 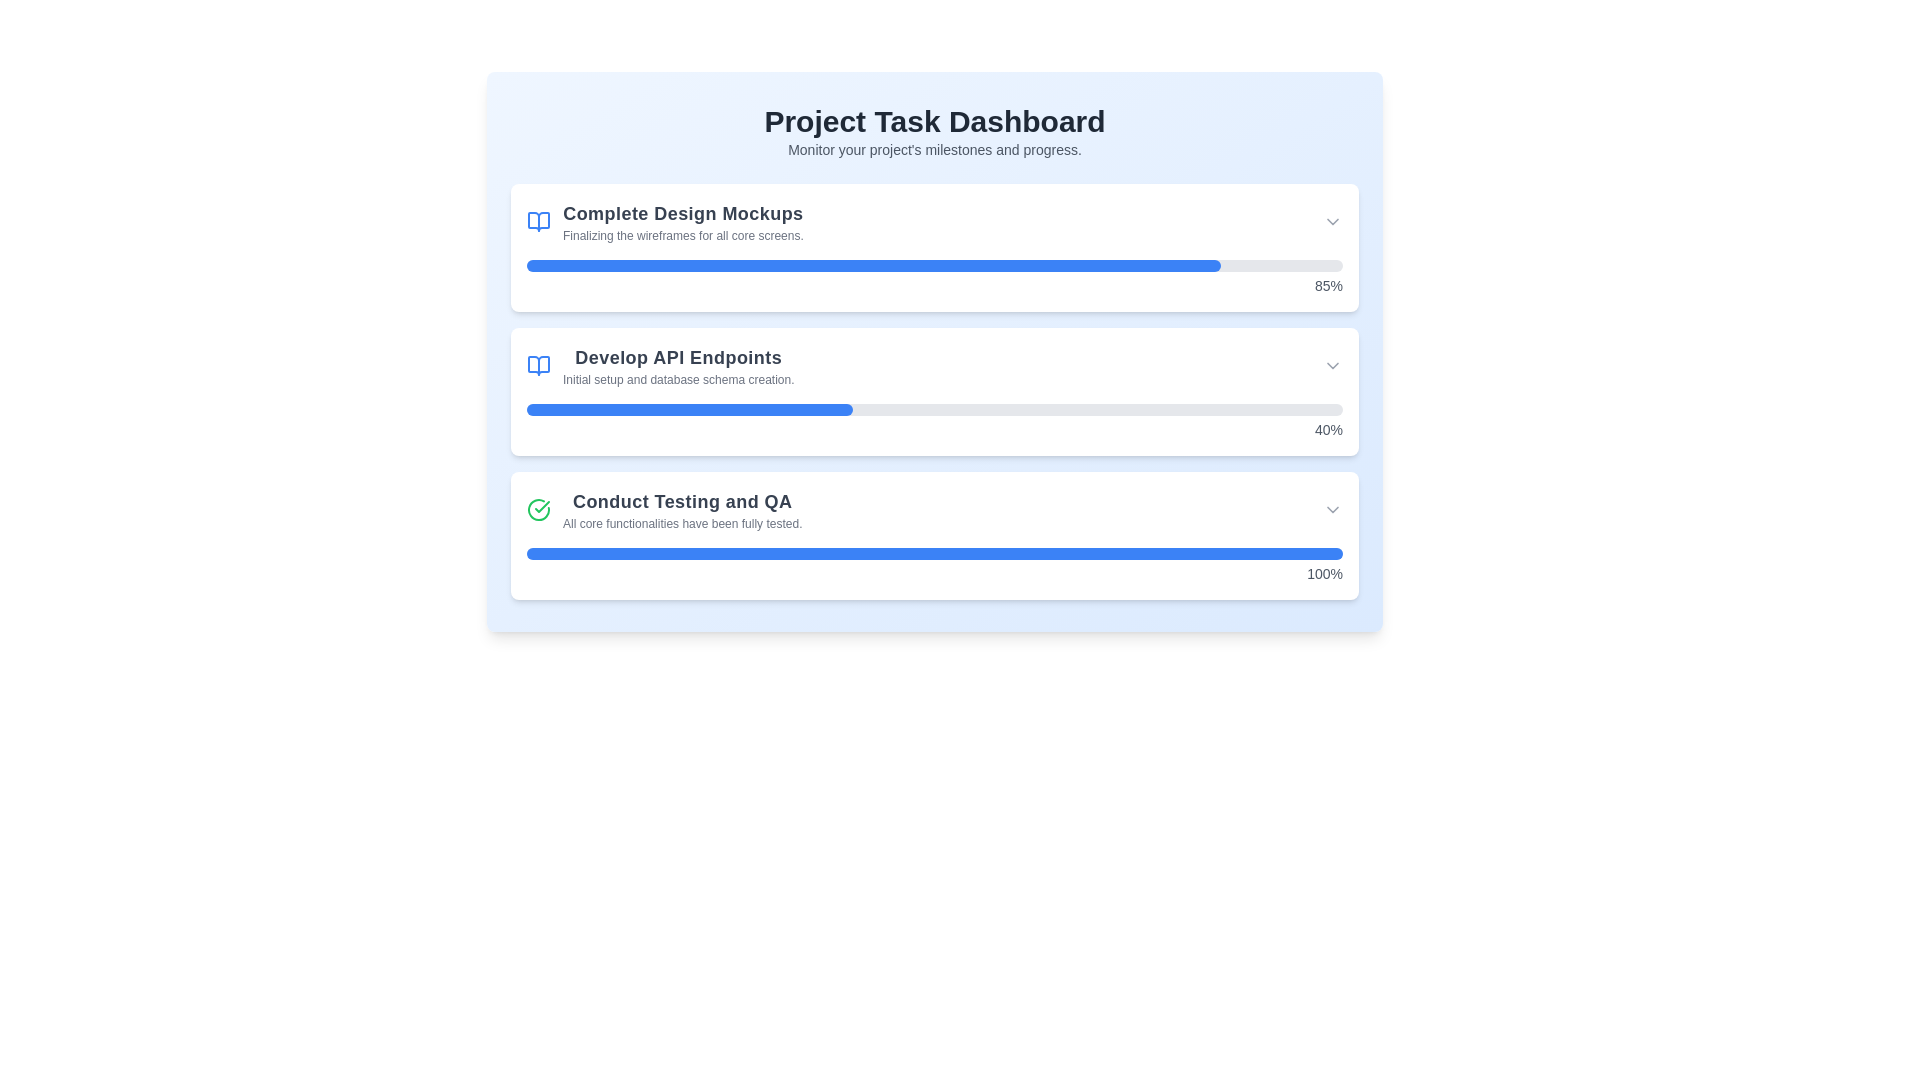 I want to click on the text label that reads 'Complete Design Mockups', which is styled with a larger font size, bold weight, and dark gray color at the top of a progress card, so click(x=683, y=213).